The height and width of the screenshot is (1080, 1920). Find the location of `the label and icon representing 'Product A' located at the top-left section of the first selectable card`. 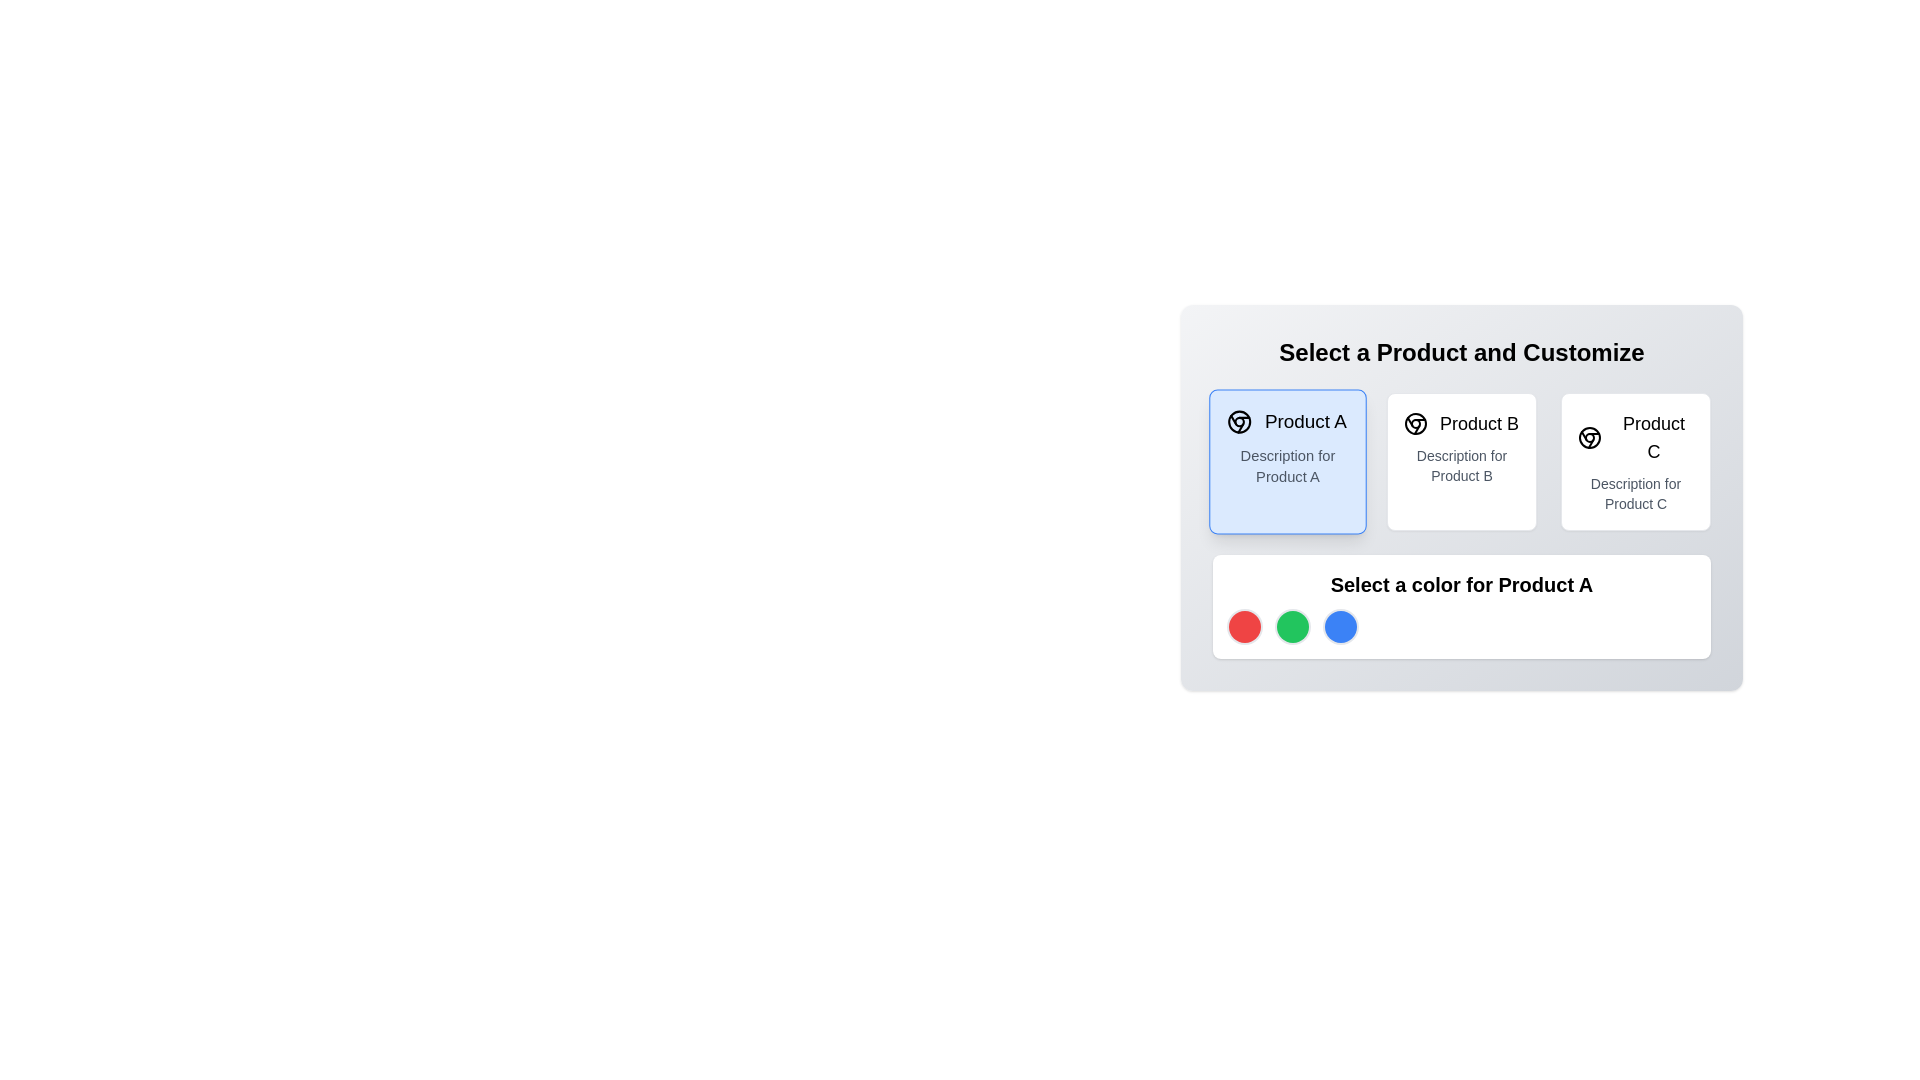

the label and icon representing 'Product A' located at the top-left section of the first selectable card is located at coordinates (1287, 420).